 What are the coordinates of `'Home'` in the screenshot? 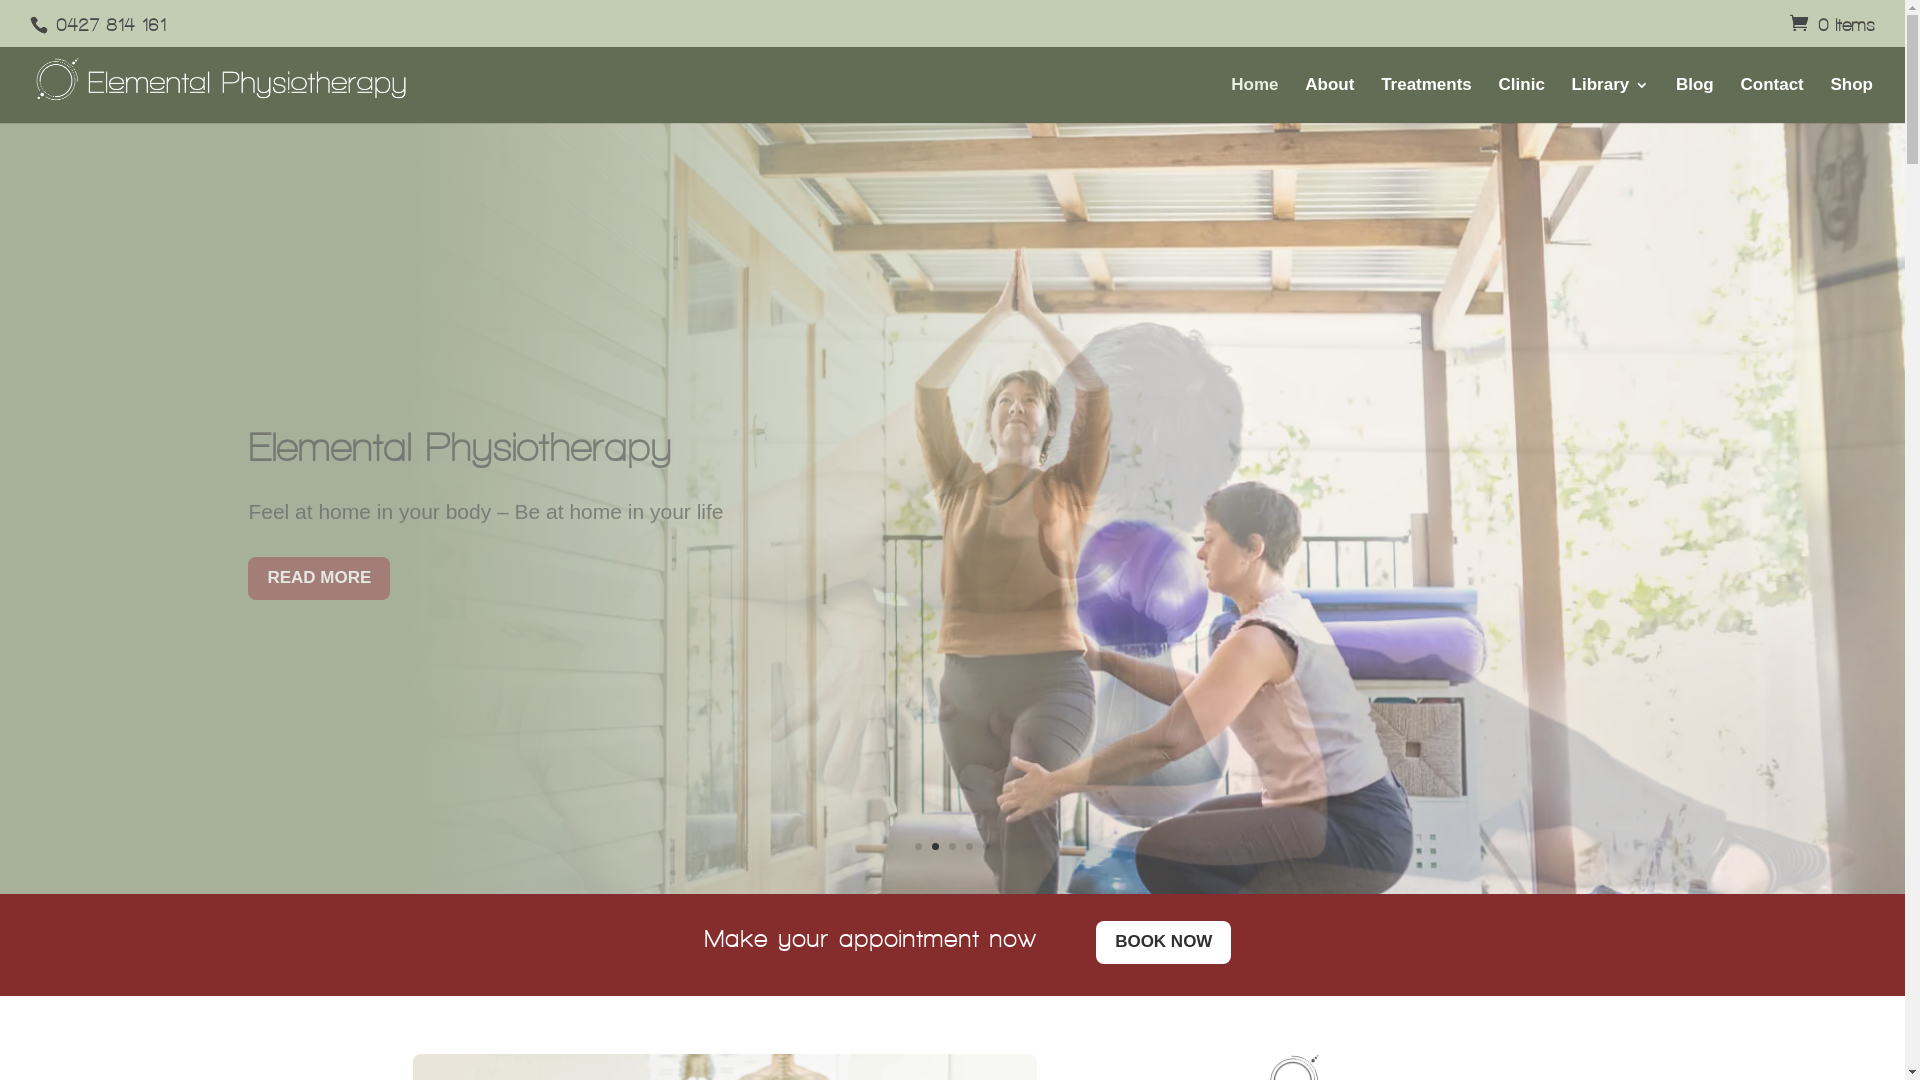 It's located at (1253, 100).